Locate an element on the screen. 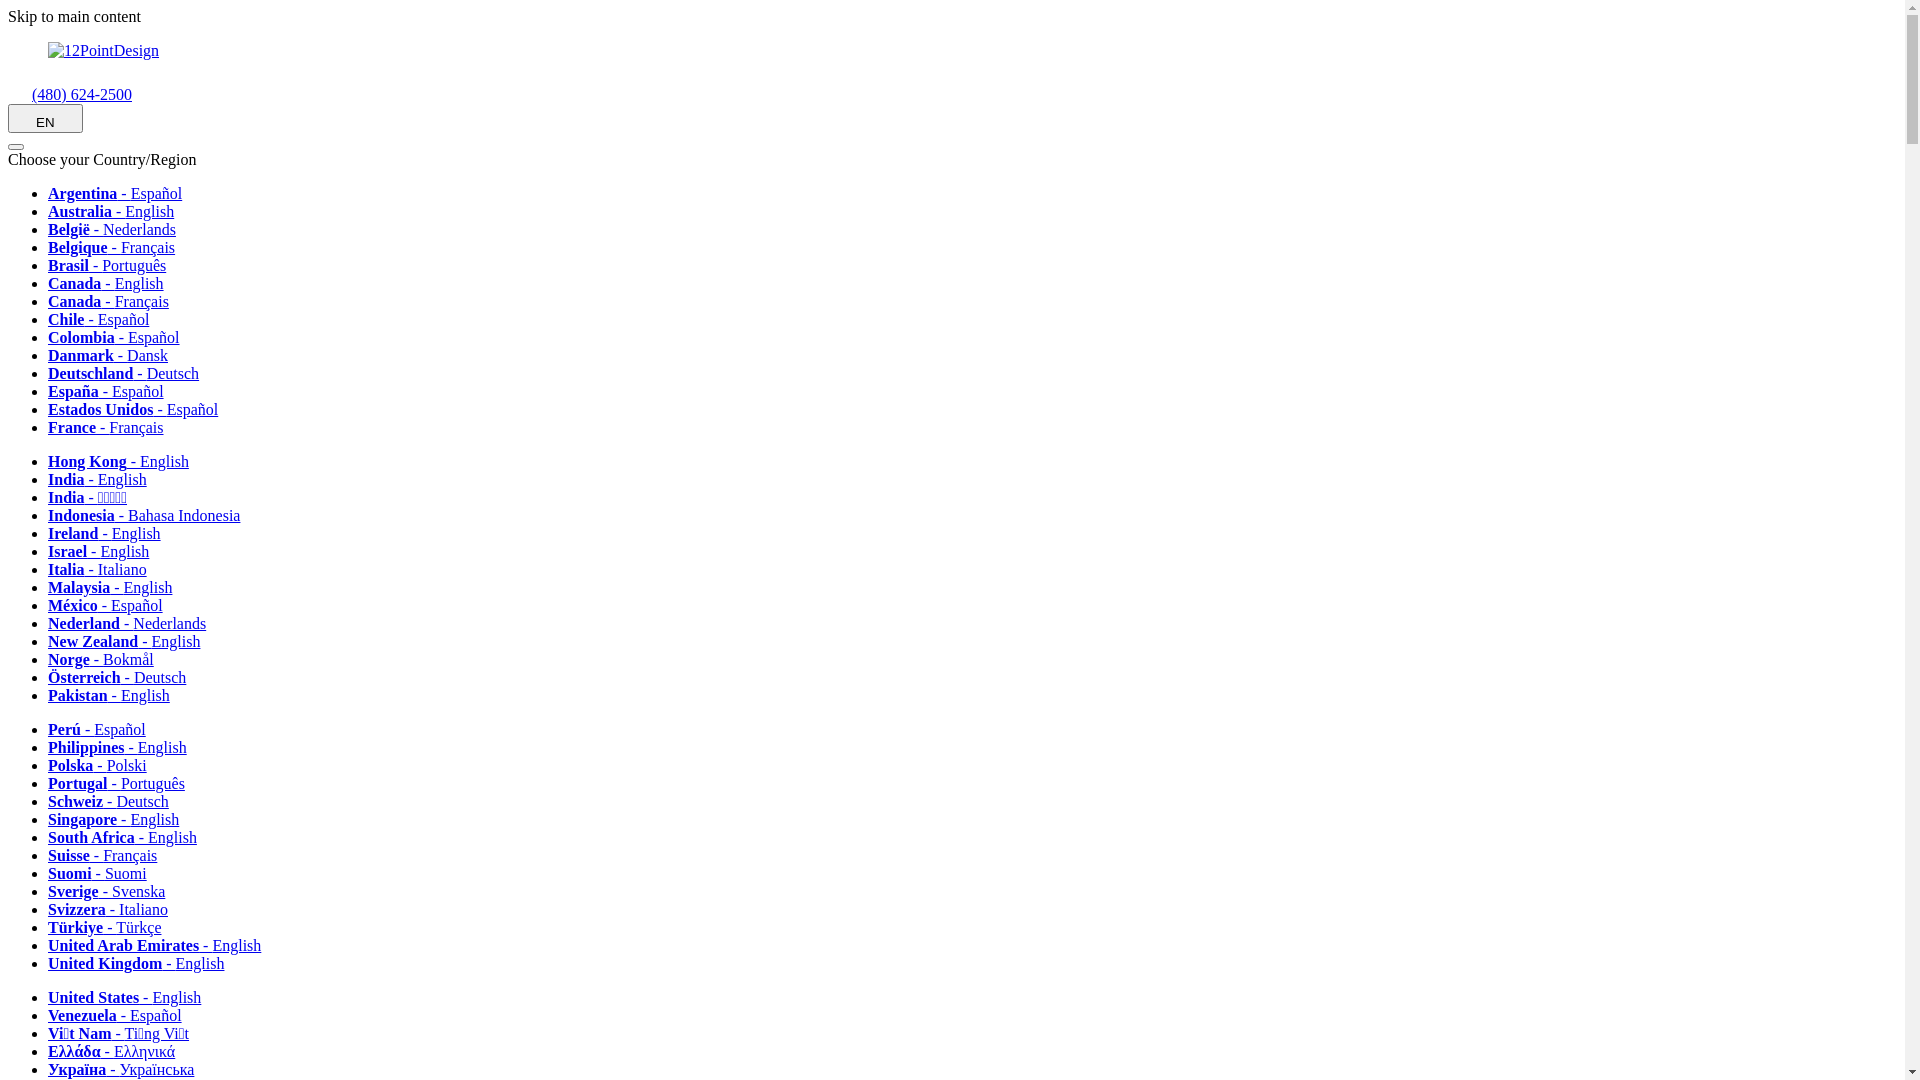 This screenshot has width=1920, height=1080. 'United Arab Emirates - English' is located at coordinates (161, 945).